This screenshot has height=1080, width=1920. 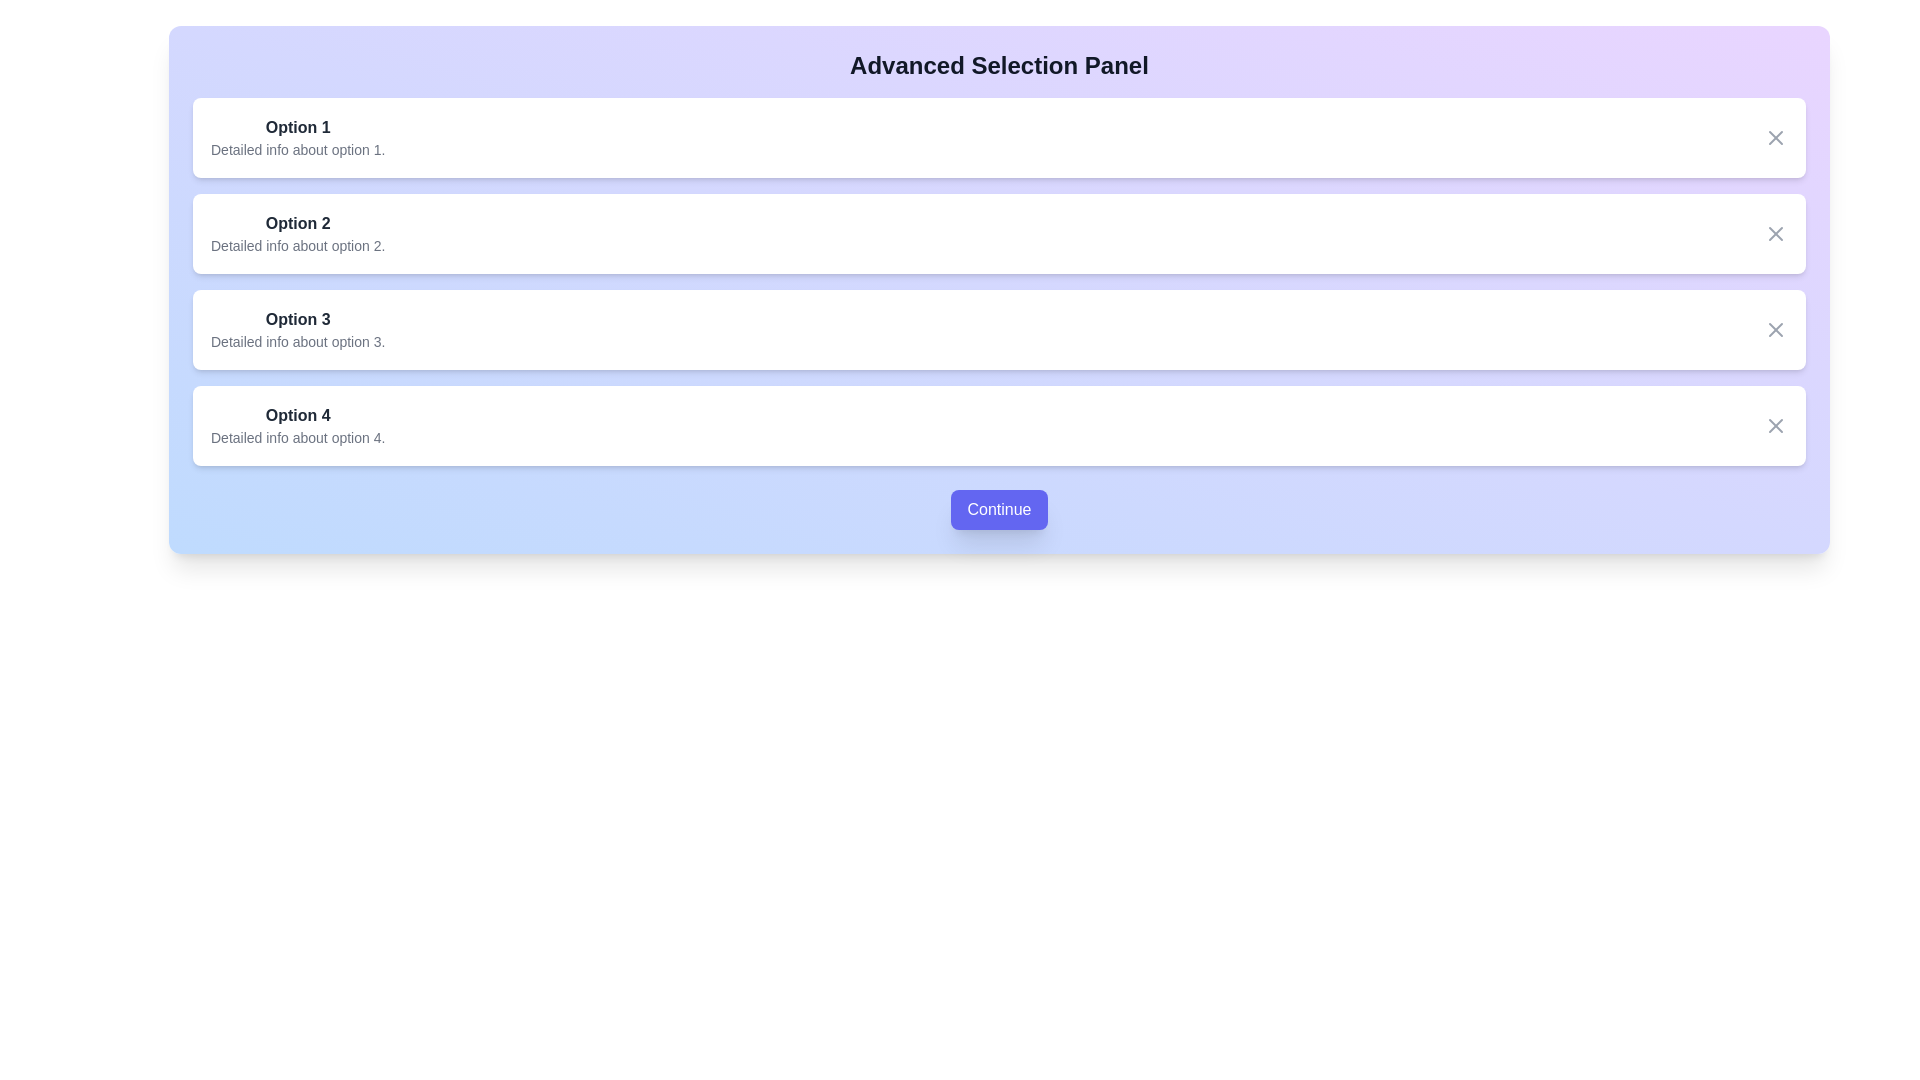 I want to click on the List Item Card displaying 'Option 3' with detailed info about option 3, which is the third item in a vertical list of options, so click(x=999, y=329).